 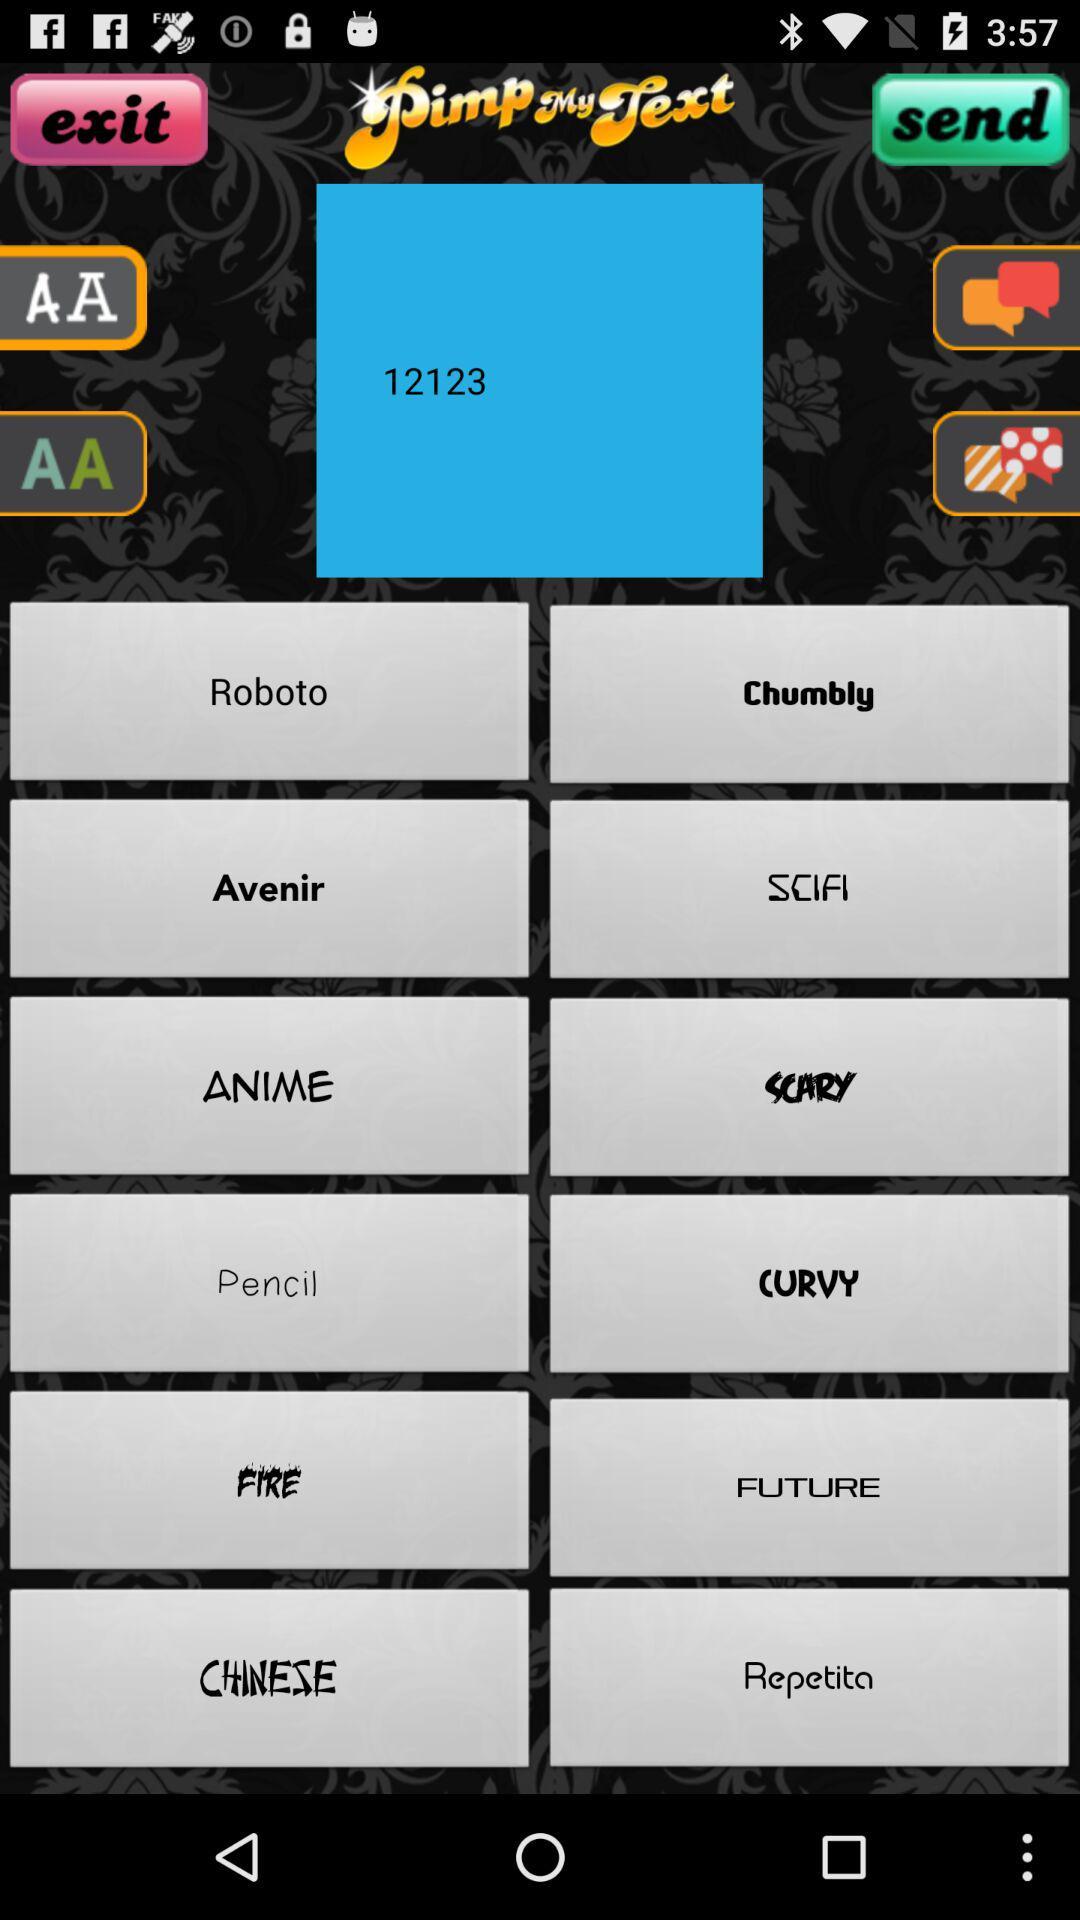 I want to click on send button, so click(x=969, y=118).